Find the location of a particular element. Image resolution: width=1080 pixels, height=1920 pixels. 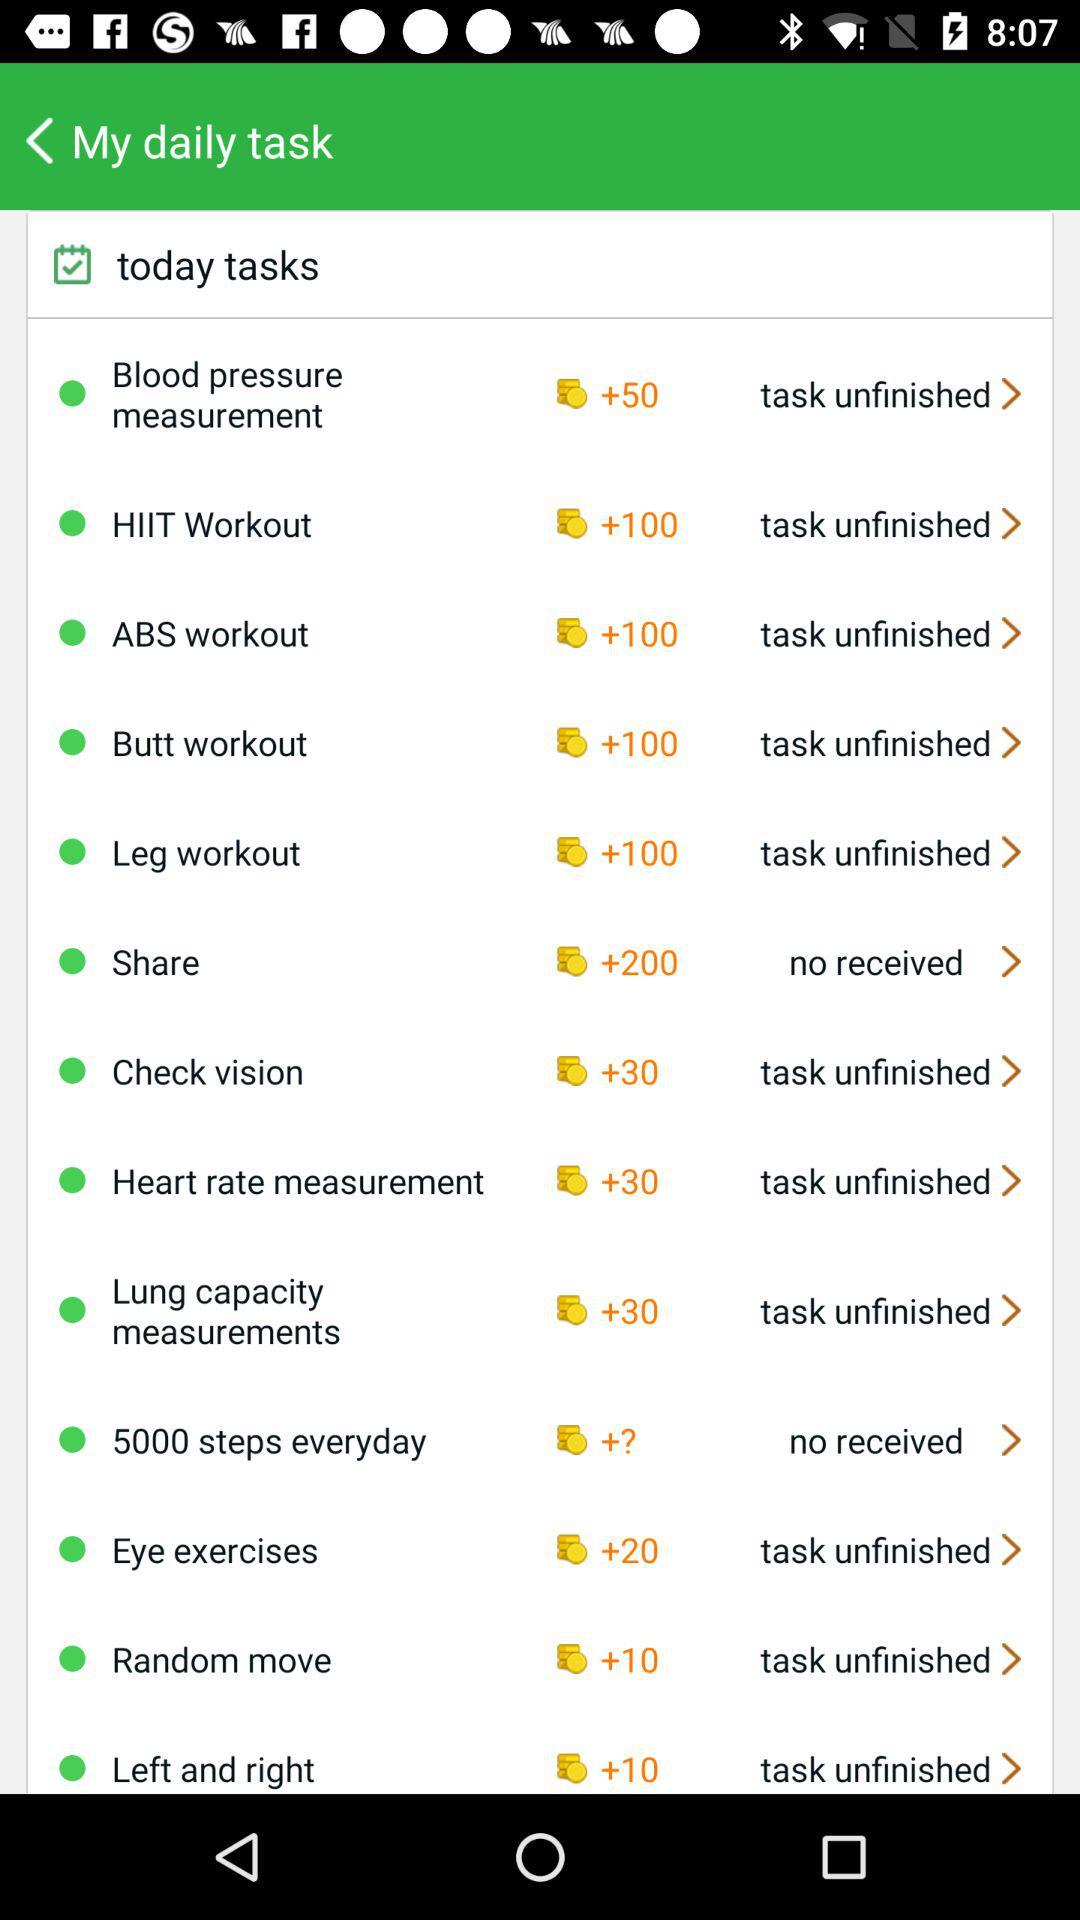

check vision on a daily task is located at coordinates (71, 1069).